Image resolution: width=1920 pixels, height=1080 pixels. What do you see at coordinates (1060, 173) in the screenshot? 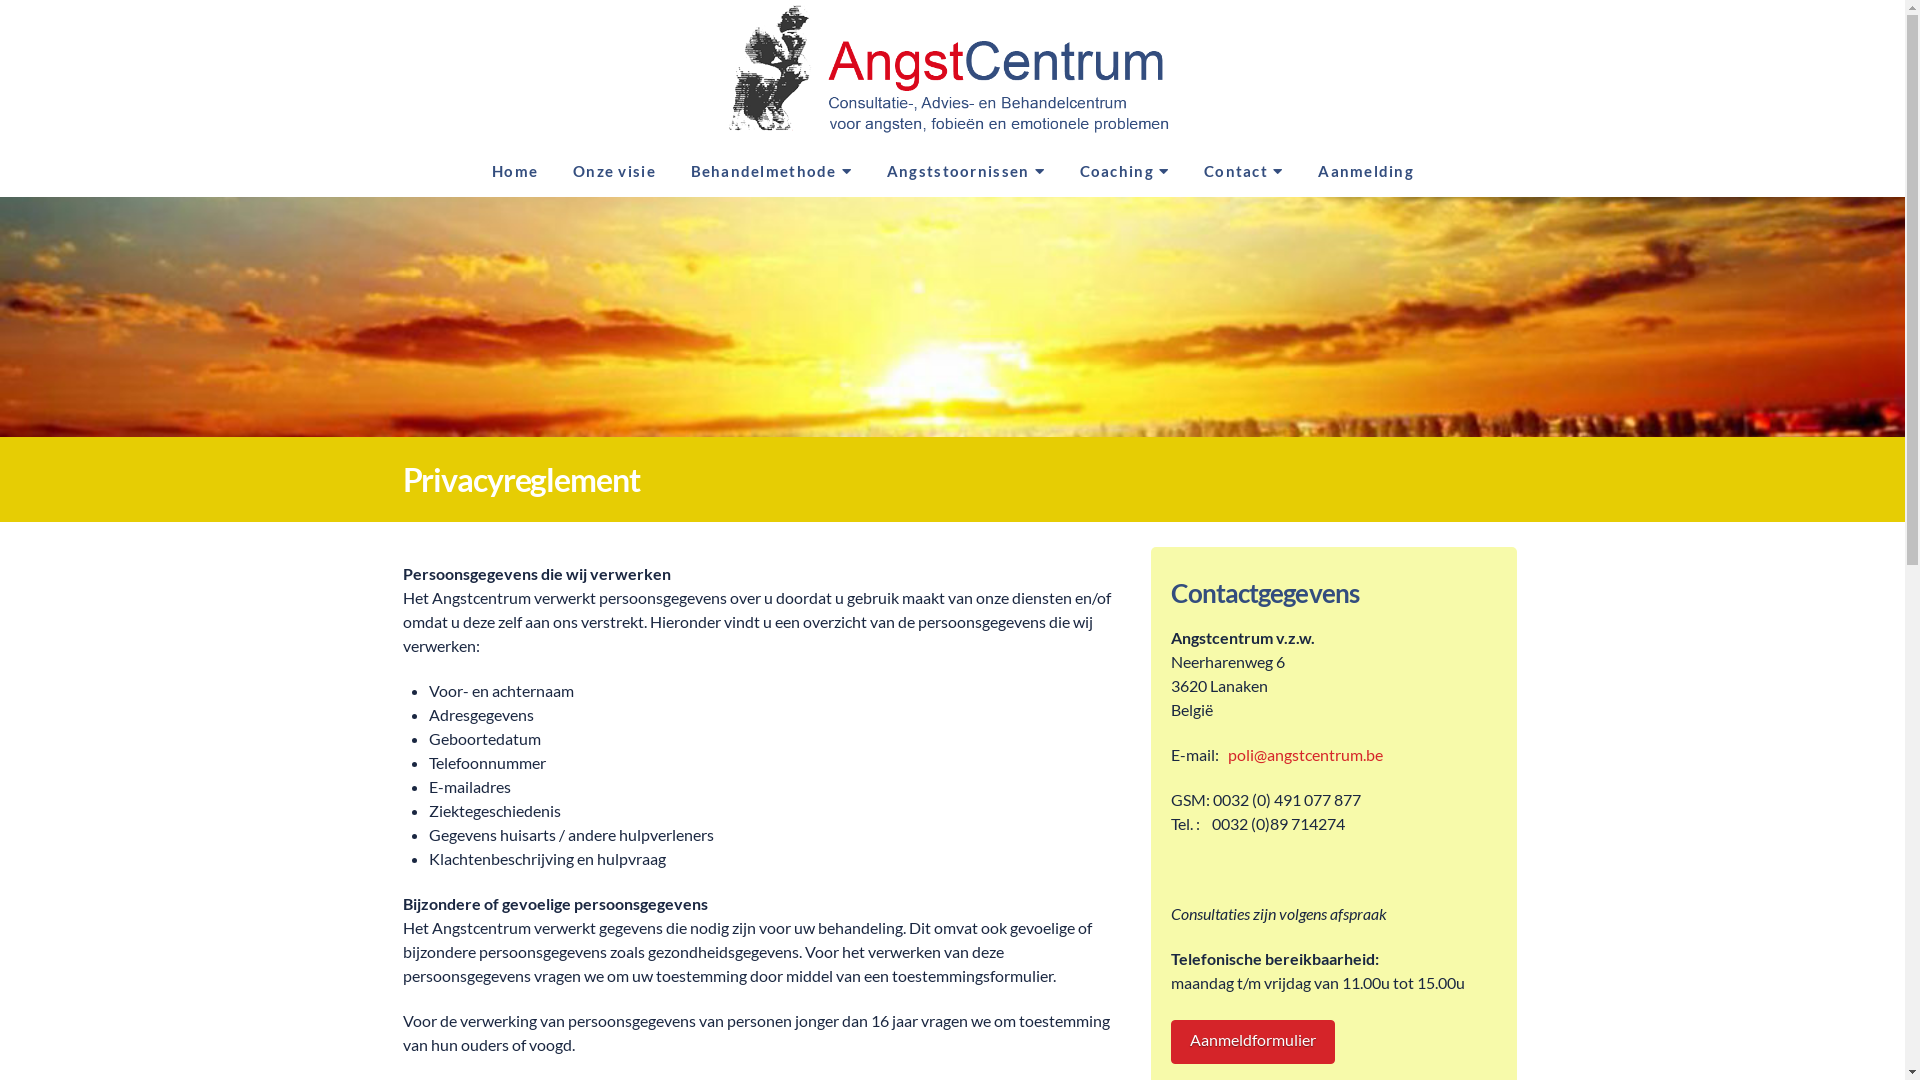
I see `'Coaching'` at bounding box center [1060, 173].